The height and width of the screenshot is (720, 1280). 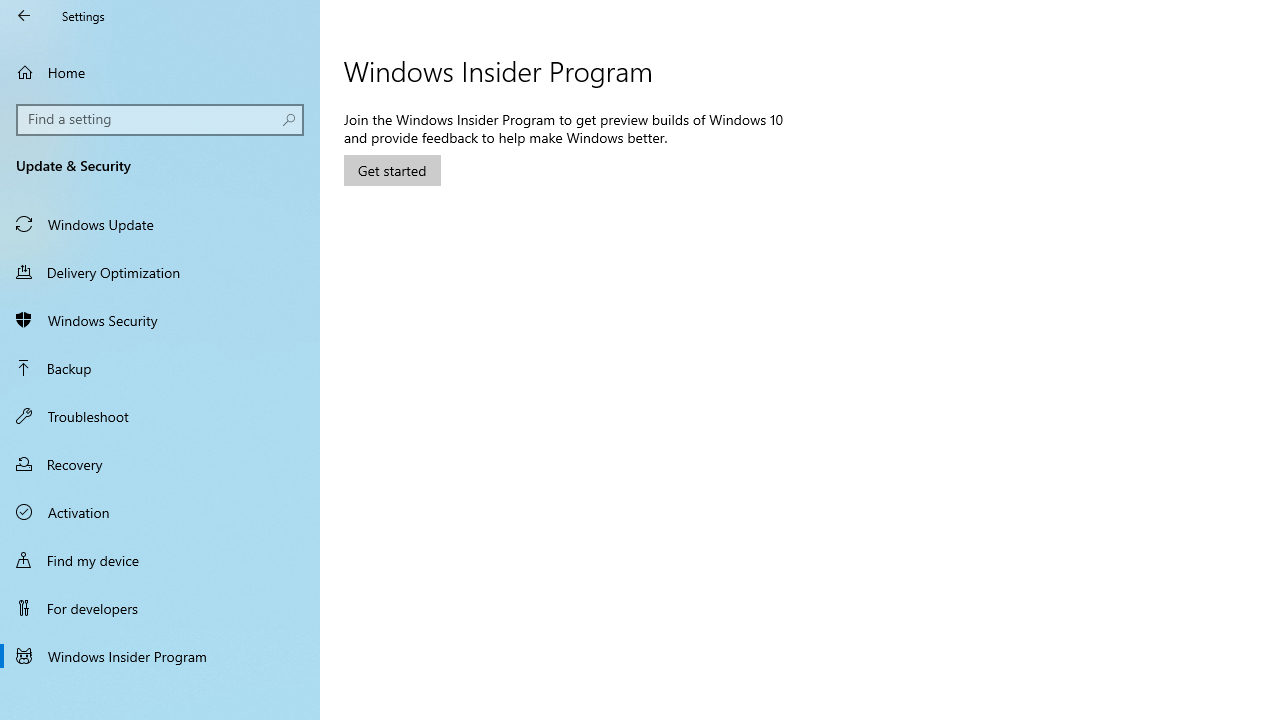 What do you see at coordinates (160, 559) in the screenshot?
I see `'Find my device'` at bounding box center [160, 559].